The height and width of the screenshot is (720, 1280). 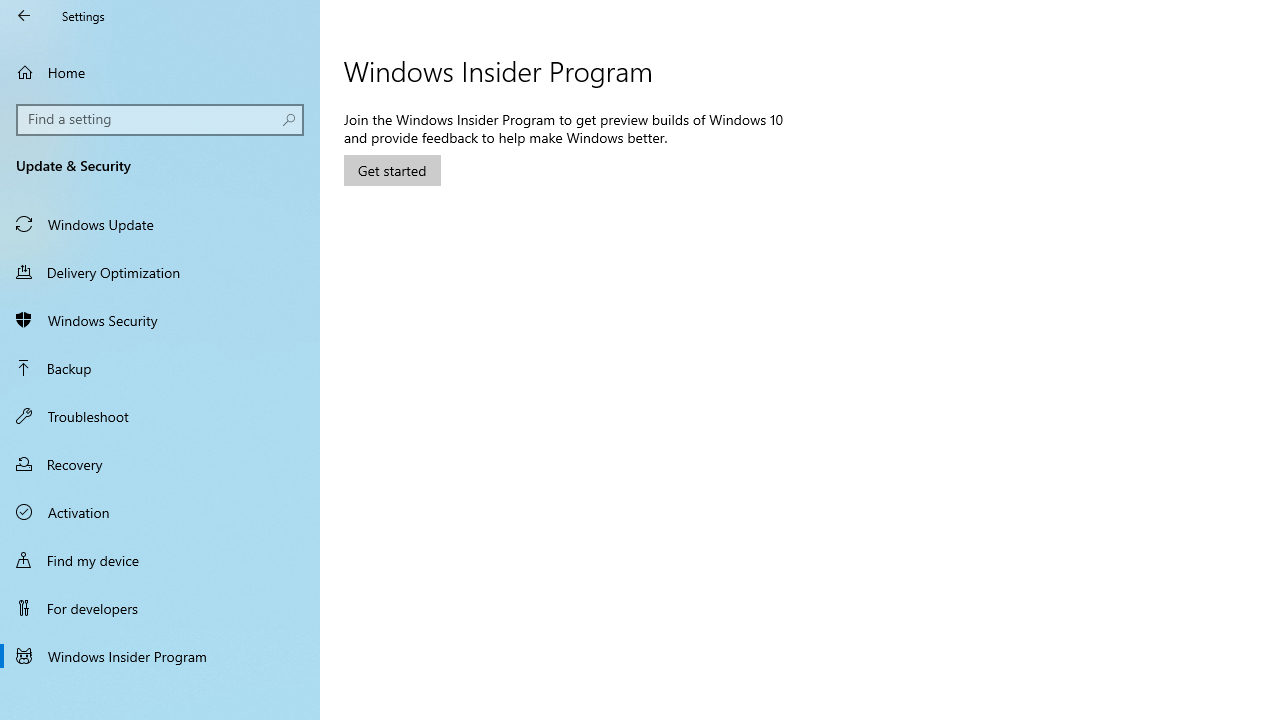 What do you see at coordinates (160, 559) in the screenshot?
I see `'Find my device'` at bounding box center [160, 559].